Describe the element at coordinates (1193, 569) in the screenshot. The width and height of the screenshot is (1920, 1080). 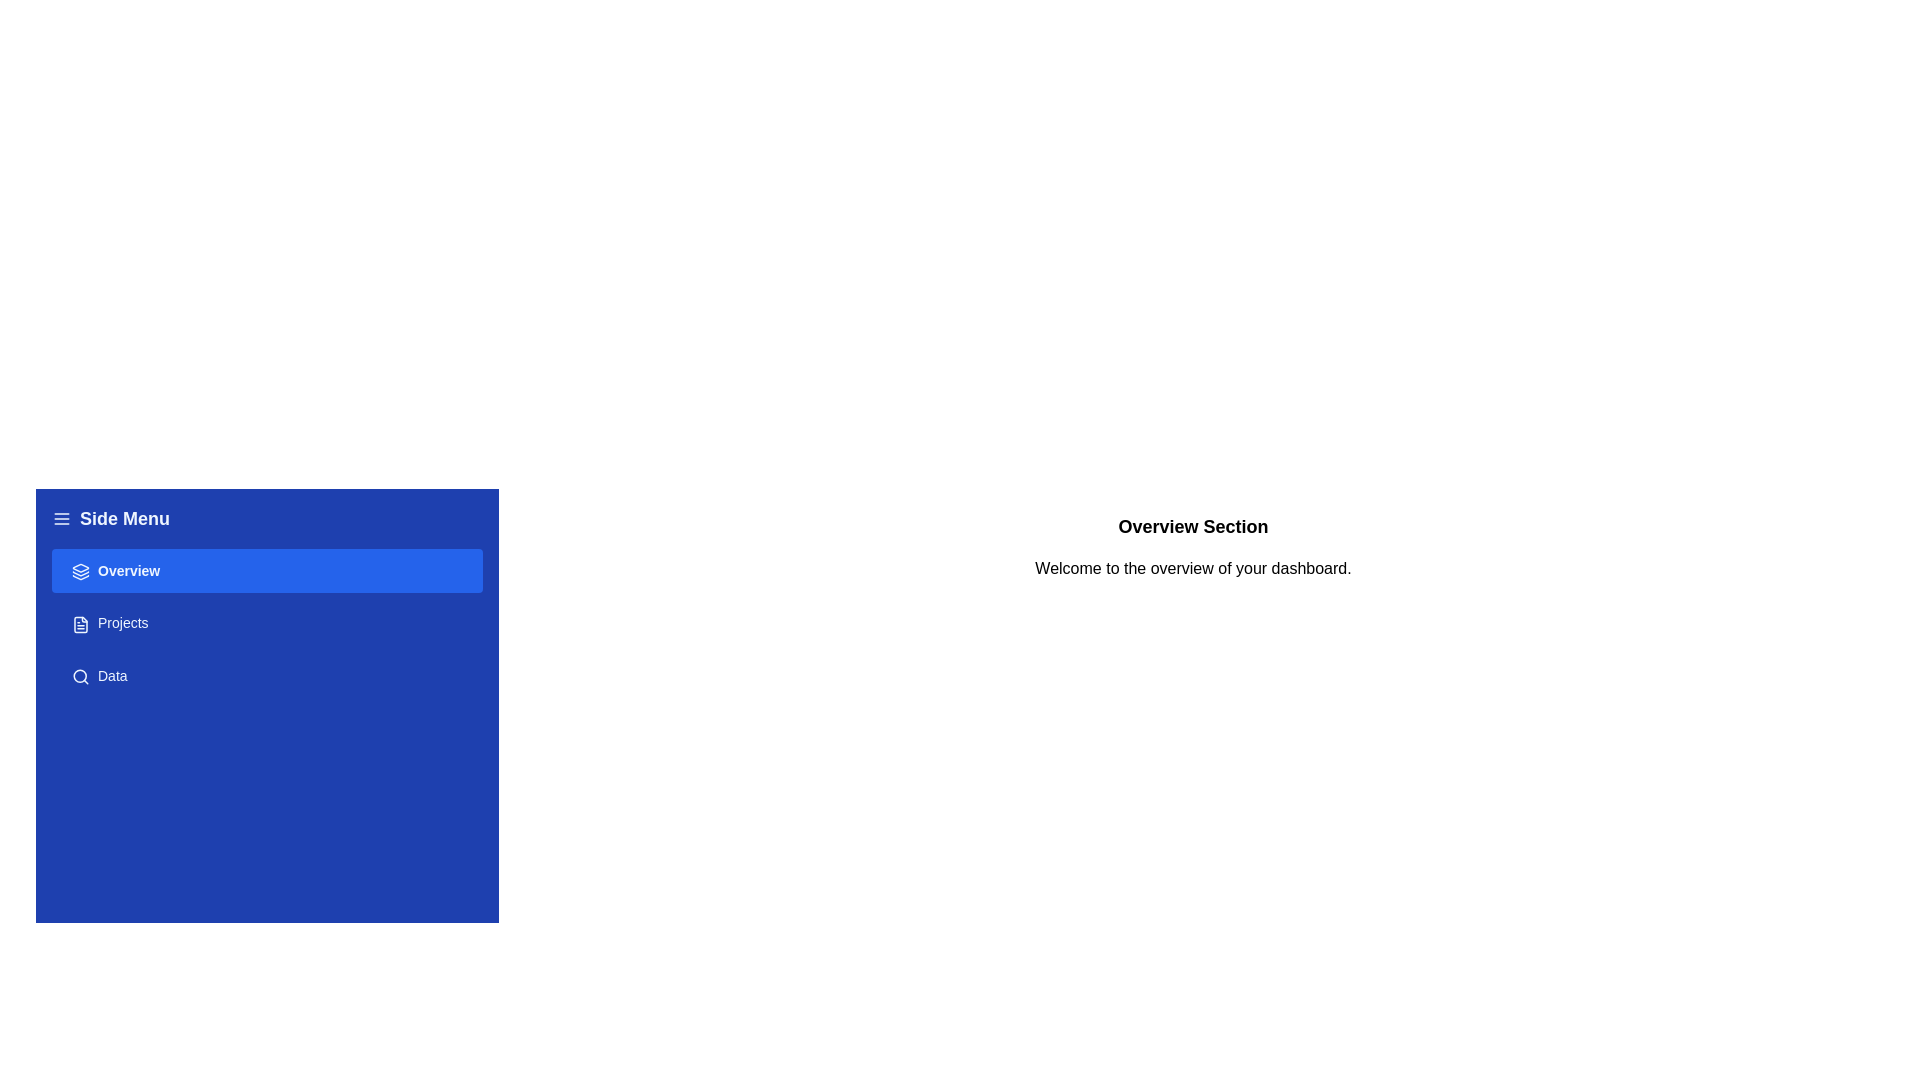
I see `the text element displaying 'Welcome to the overview of your dashboard.' which is located below the 'Overview Section' heading` at that location.